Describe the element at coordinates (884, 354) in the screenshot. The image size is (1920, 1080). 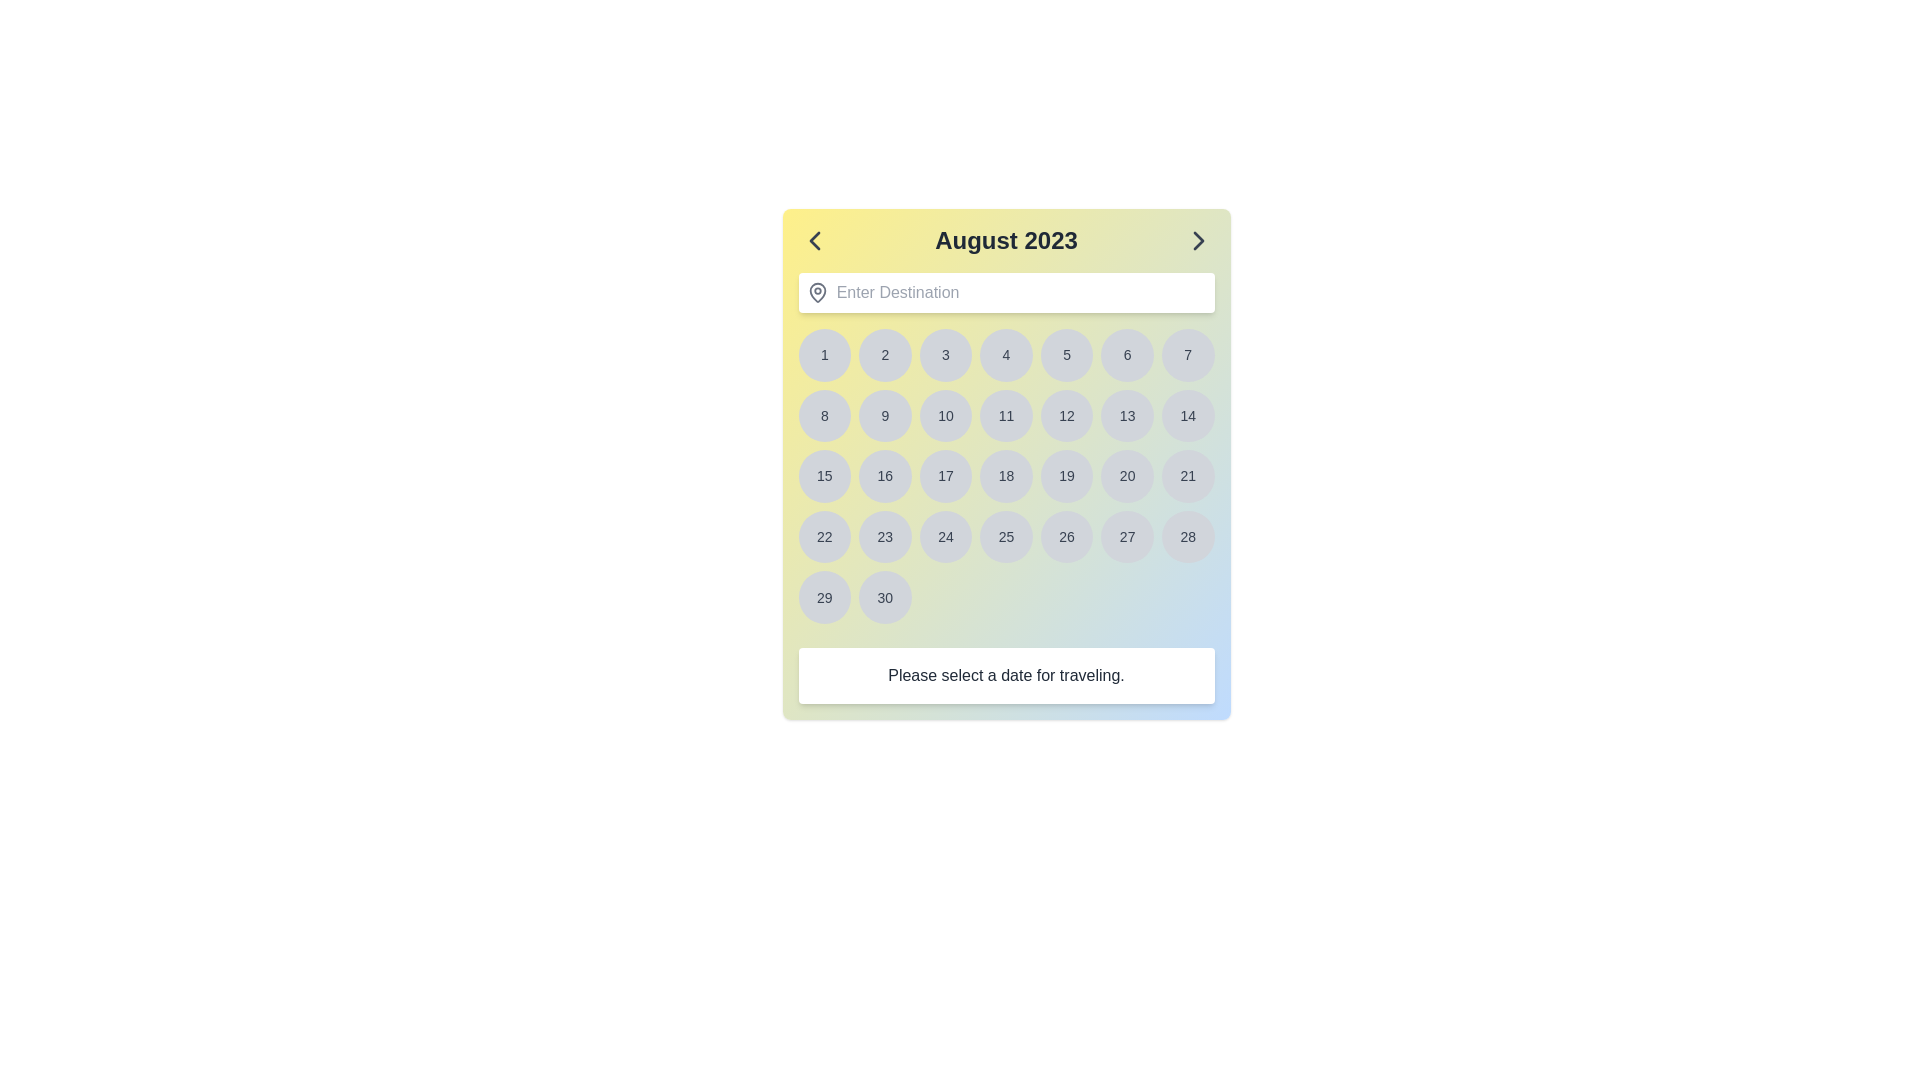
I see `the rounded button displaying the number '2' in black font, located in the second column of the first row of a grid layout` at that location.